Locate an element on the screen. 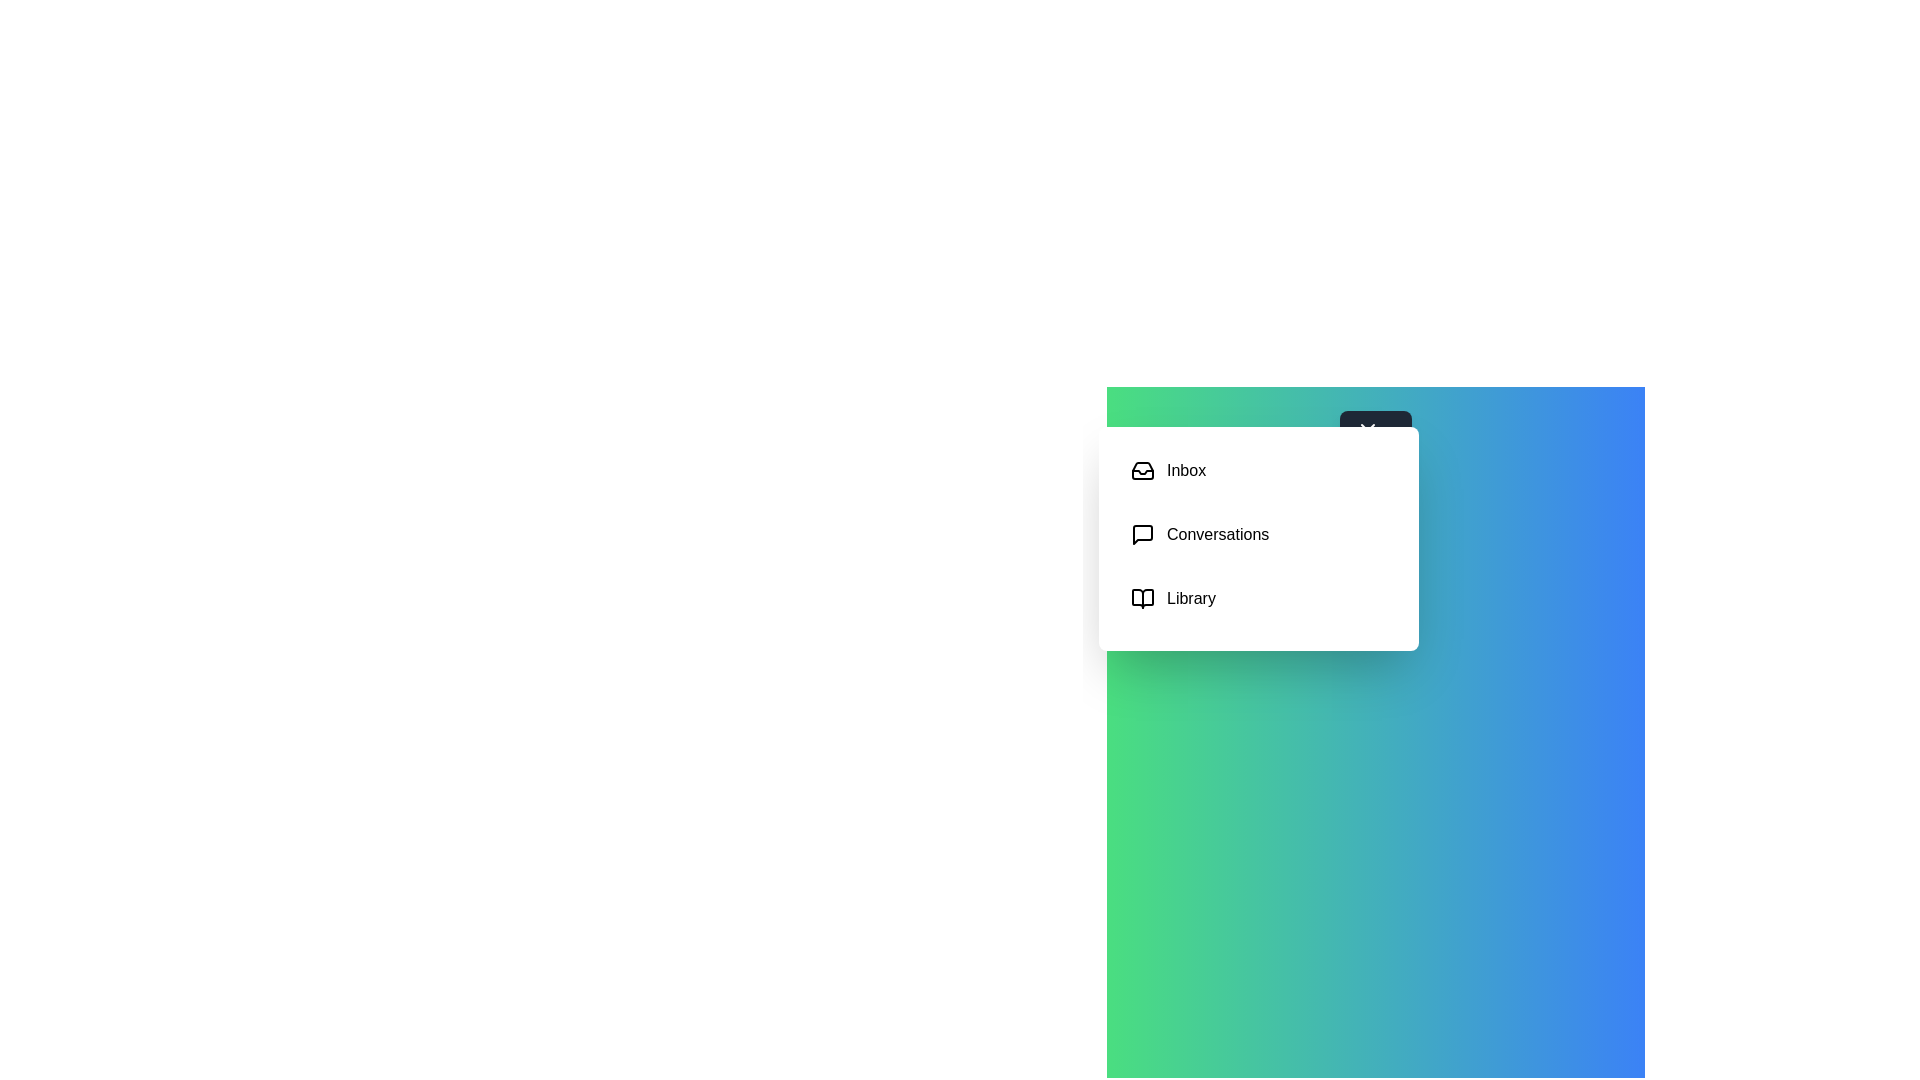 The width and height of the screenshot is (1920, 1080). the category Inbox to observe the hover effect is located at coordinates (1257, 470).